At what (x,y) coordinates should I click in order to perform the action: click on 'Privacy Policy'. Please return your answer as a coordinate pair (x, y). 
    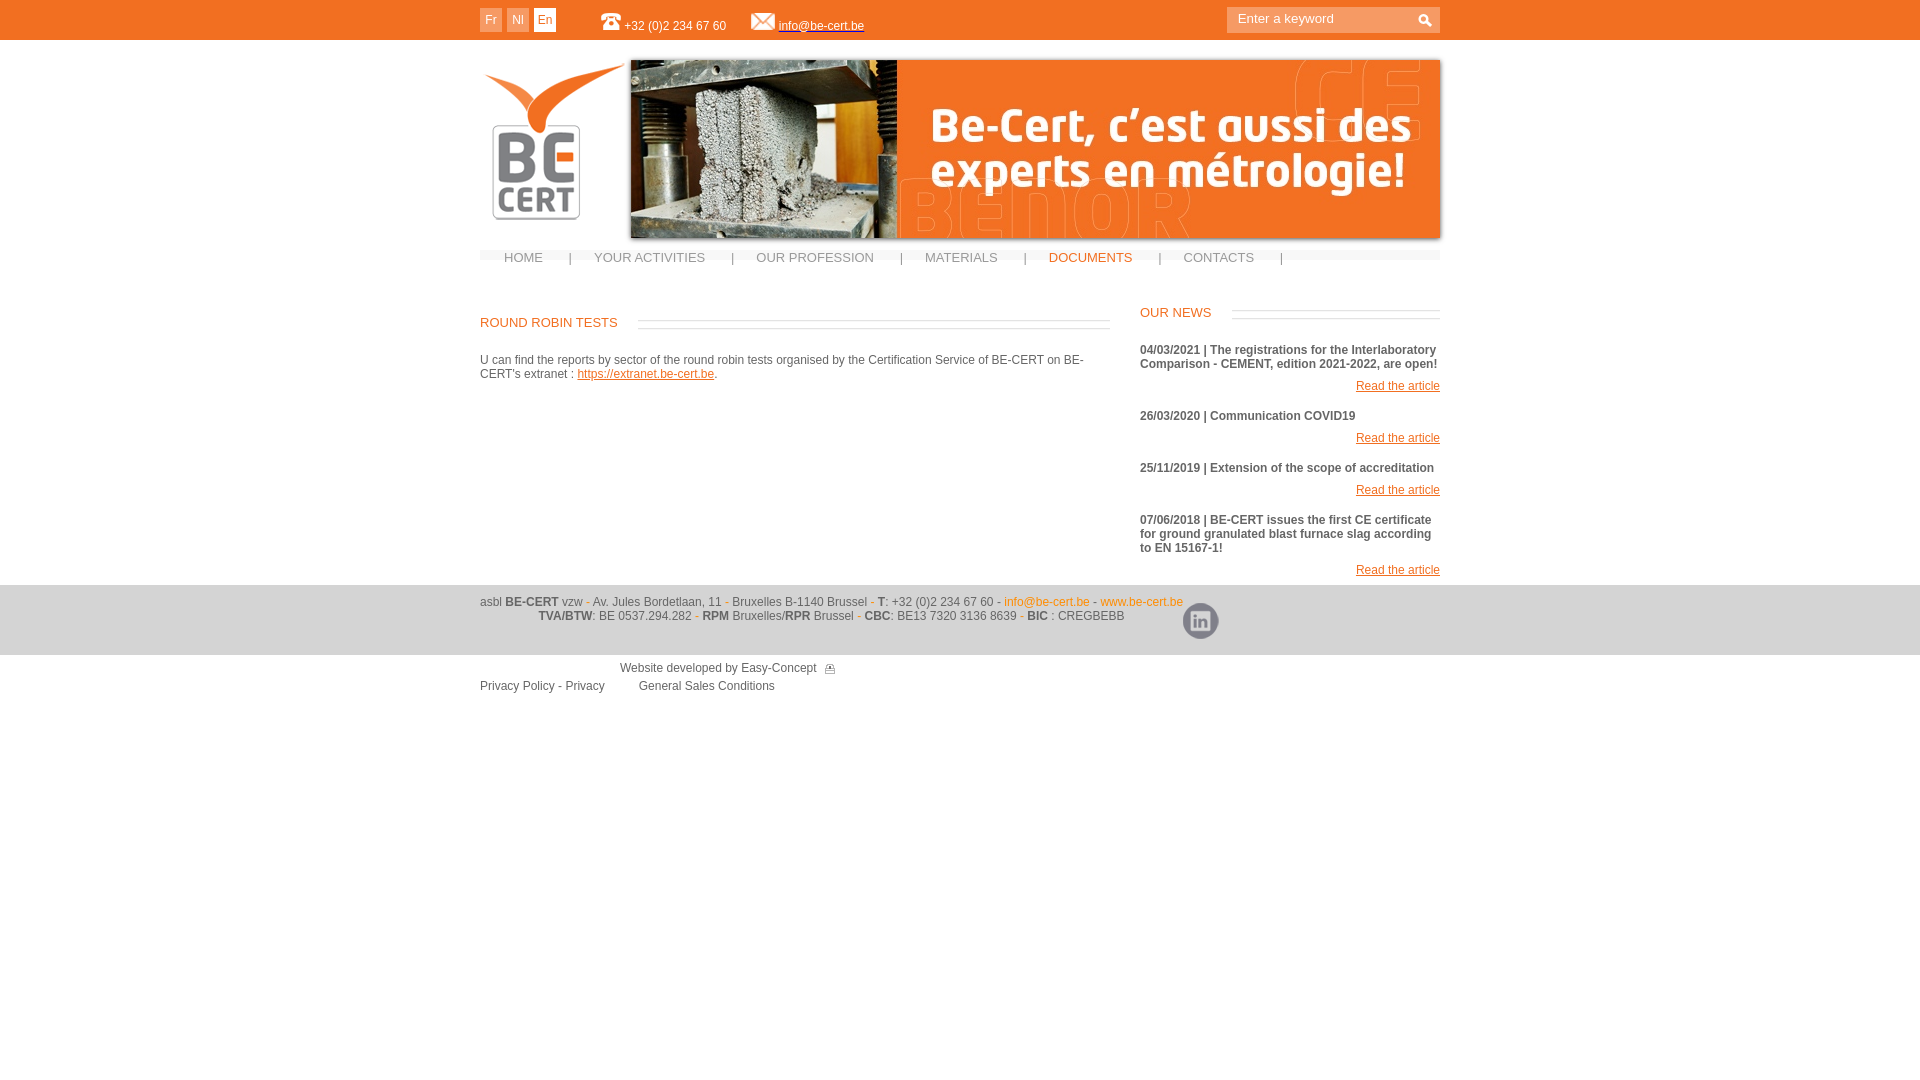
    Looking at the image, I should click on (518, 685).